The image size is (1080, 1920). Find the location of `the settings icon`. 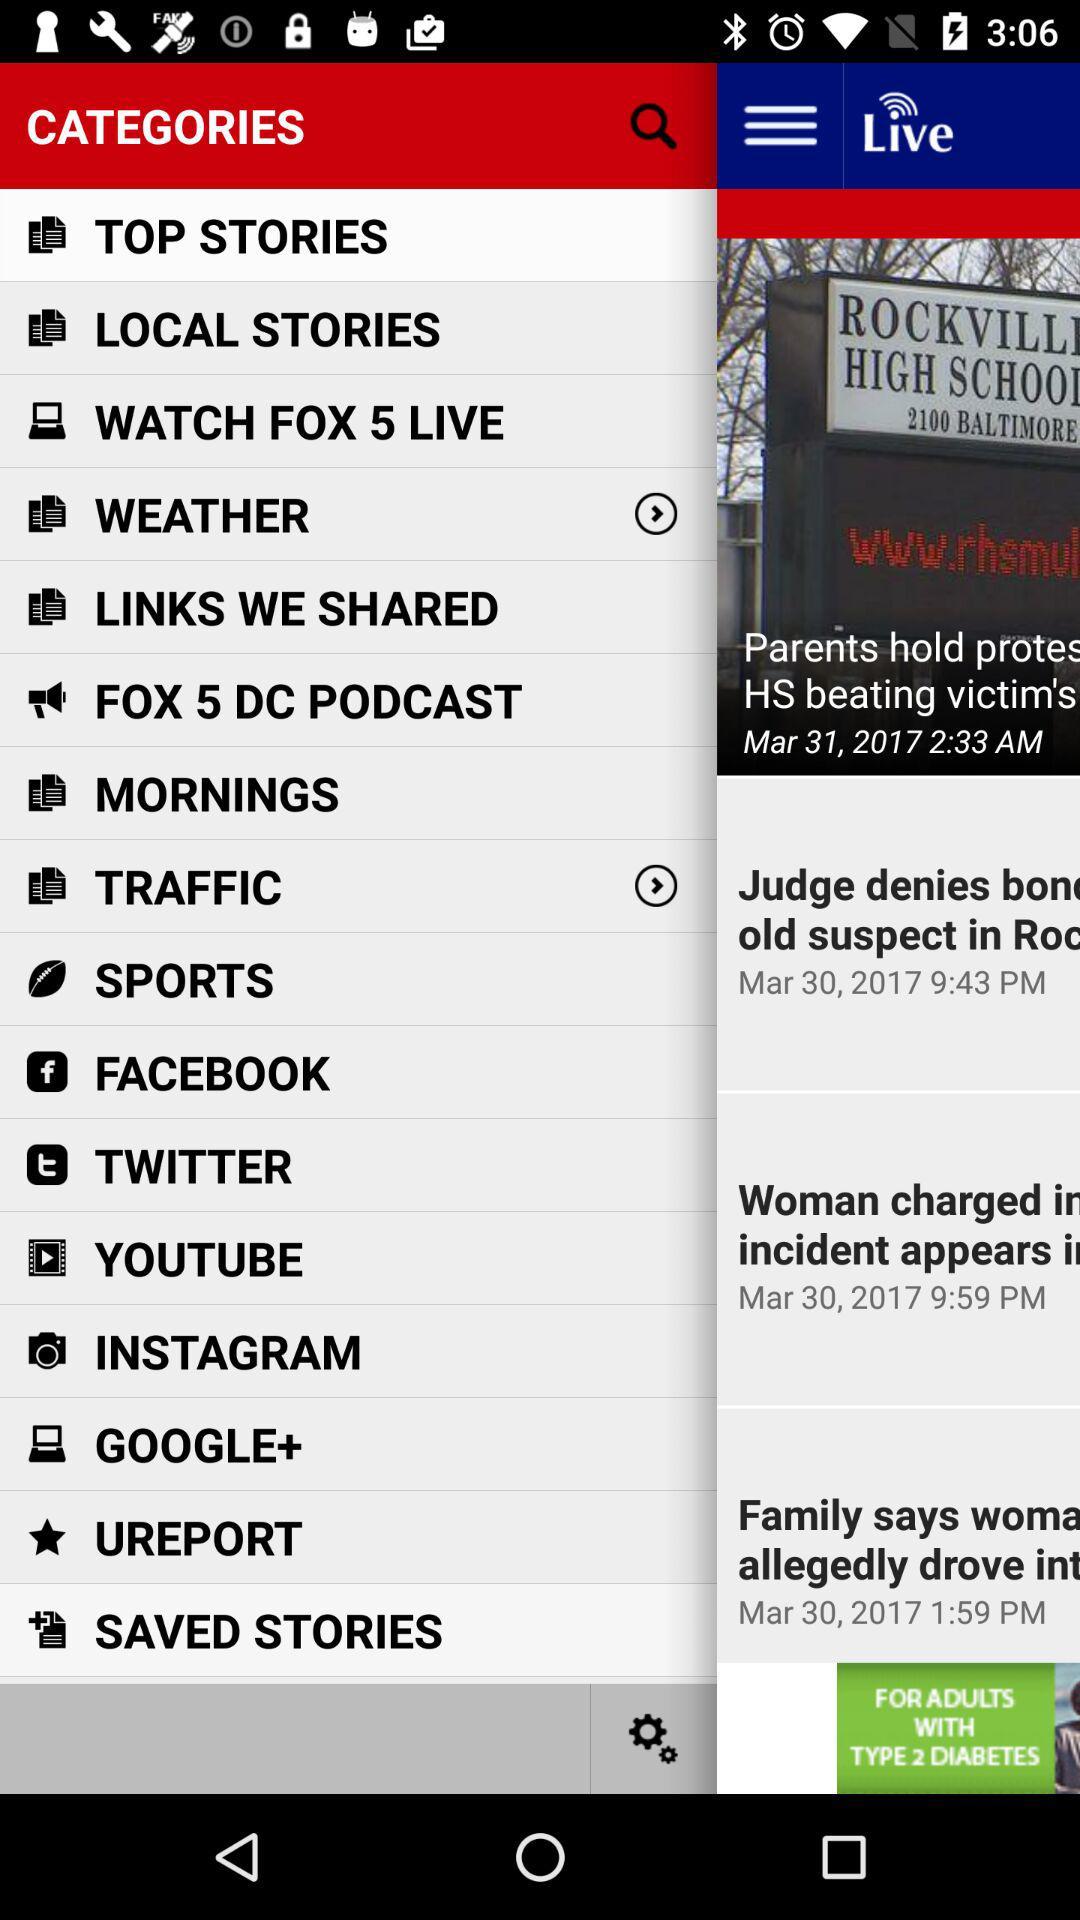

the settings icon is located at coordinates (654, 1737).